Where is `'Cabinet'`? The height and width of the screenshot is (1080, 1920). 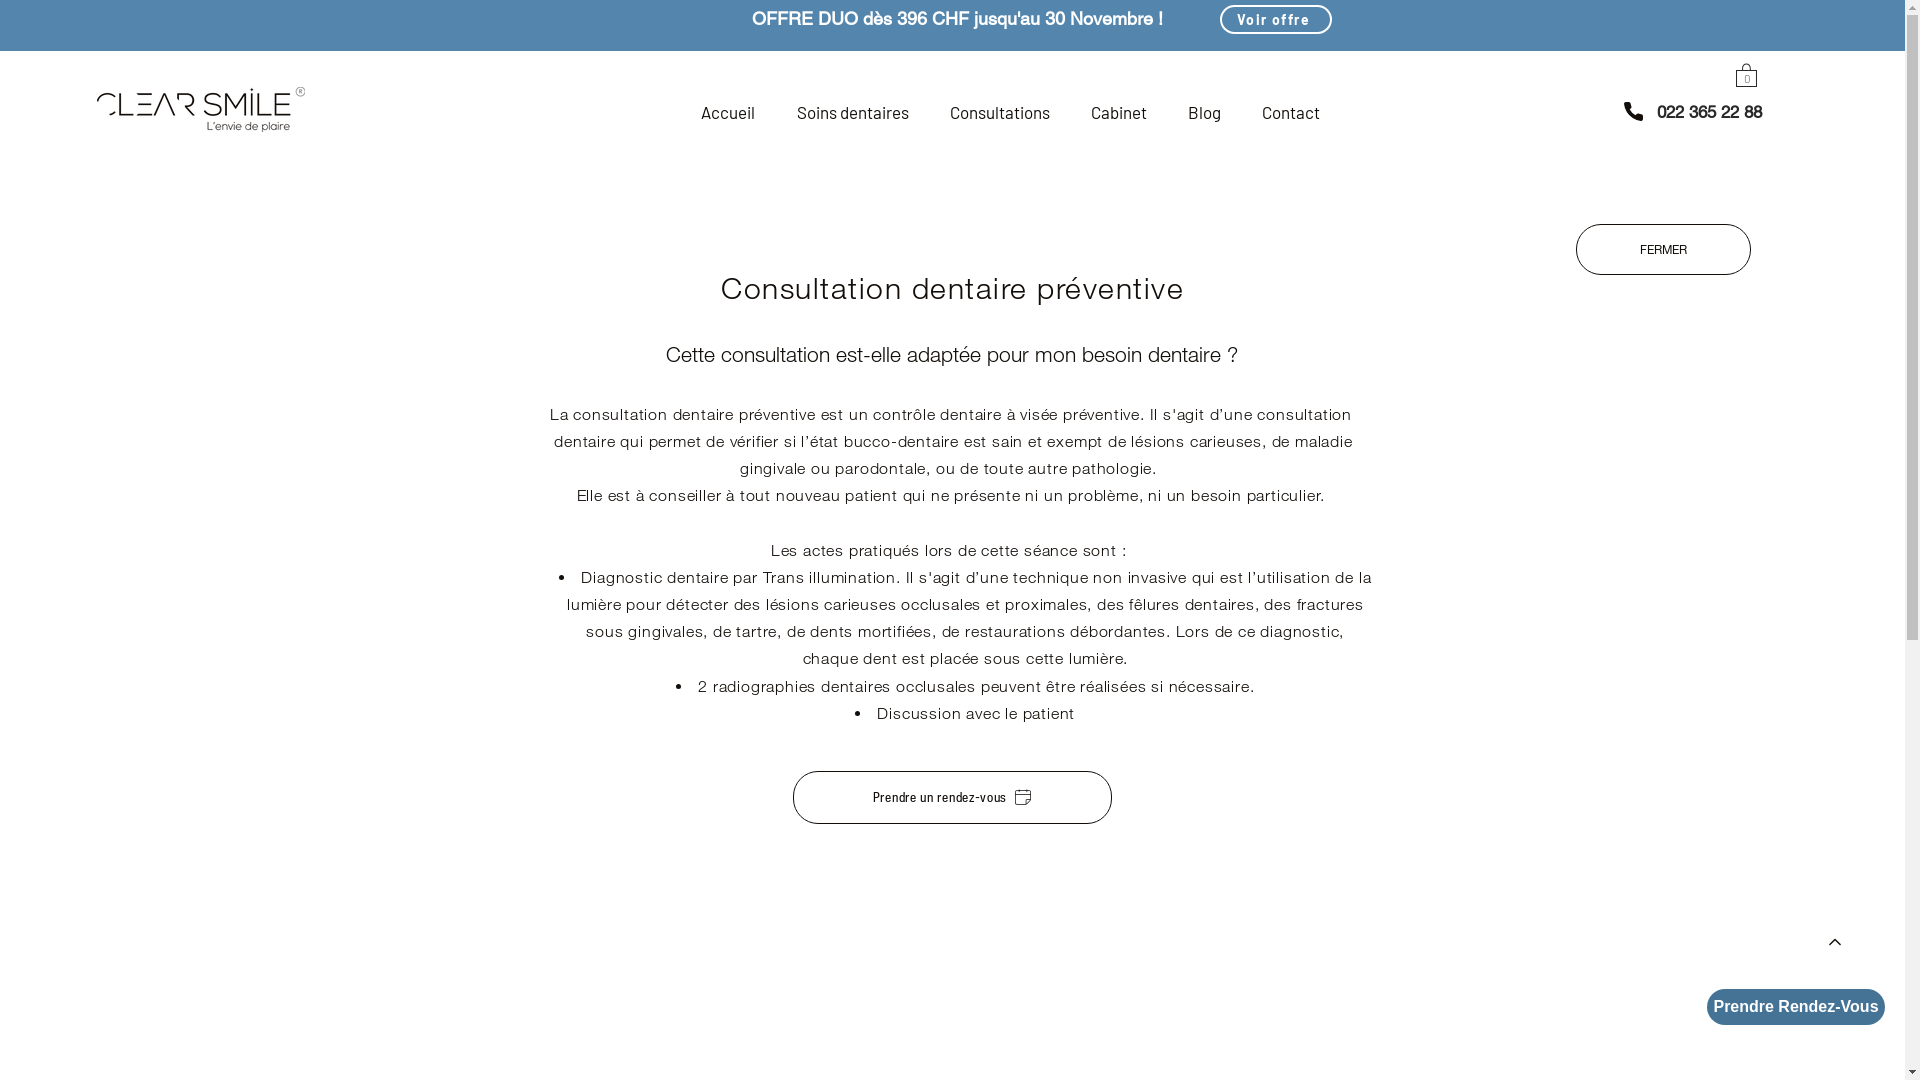
'Cabinet' is located at coordinates (1117, 111).